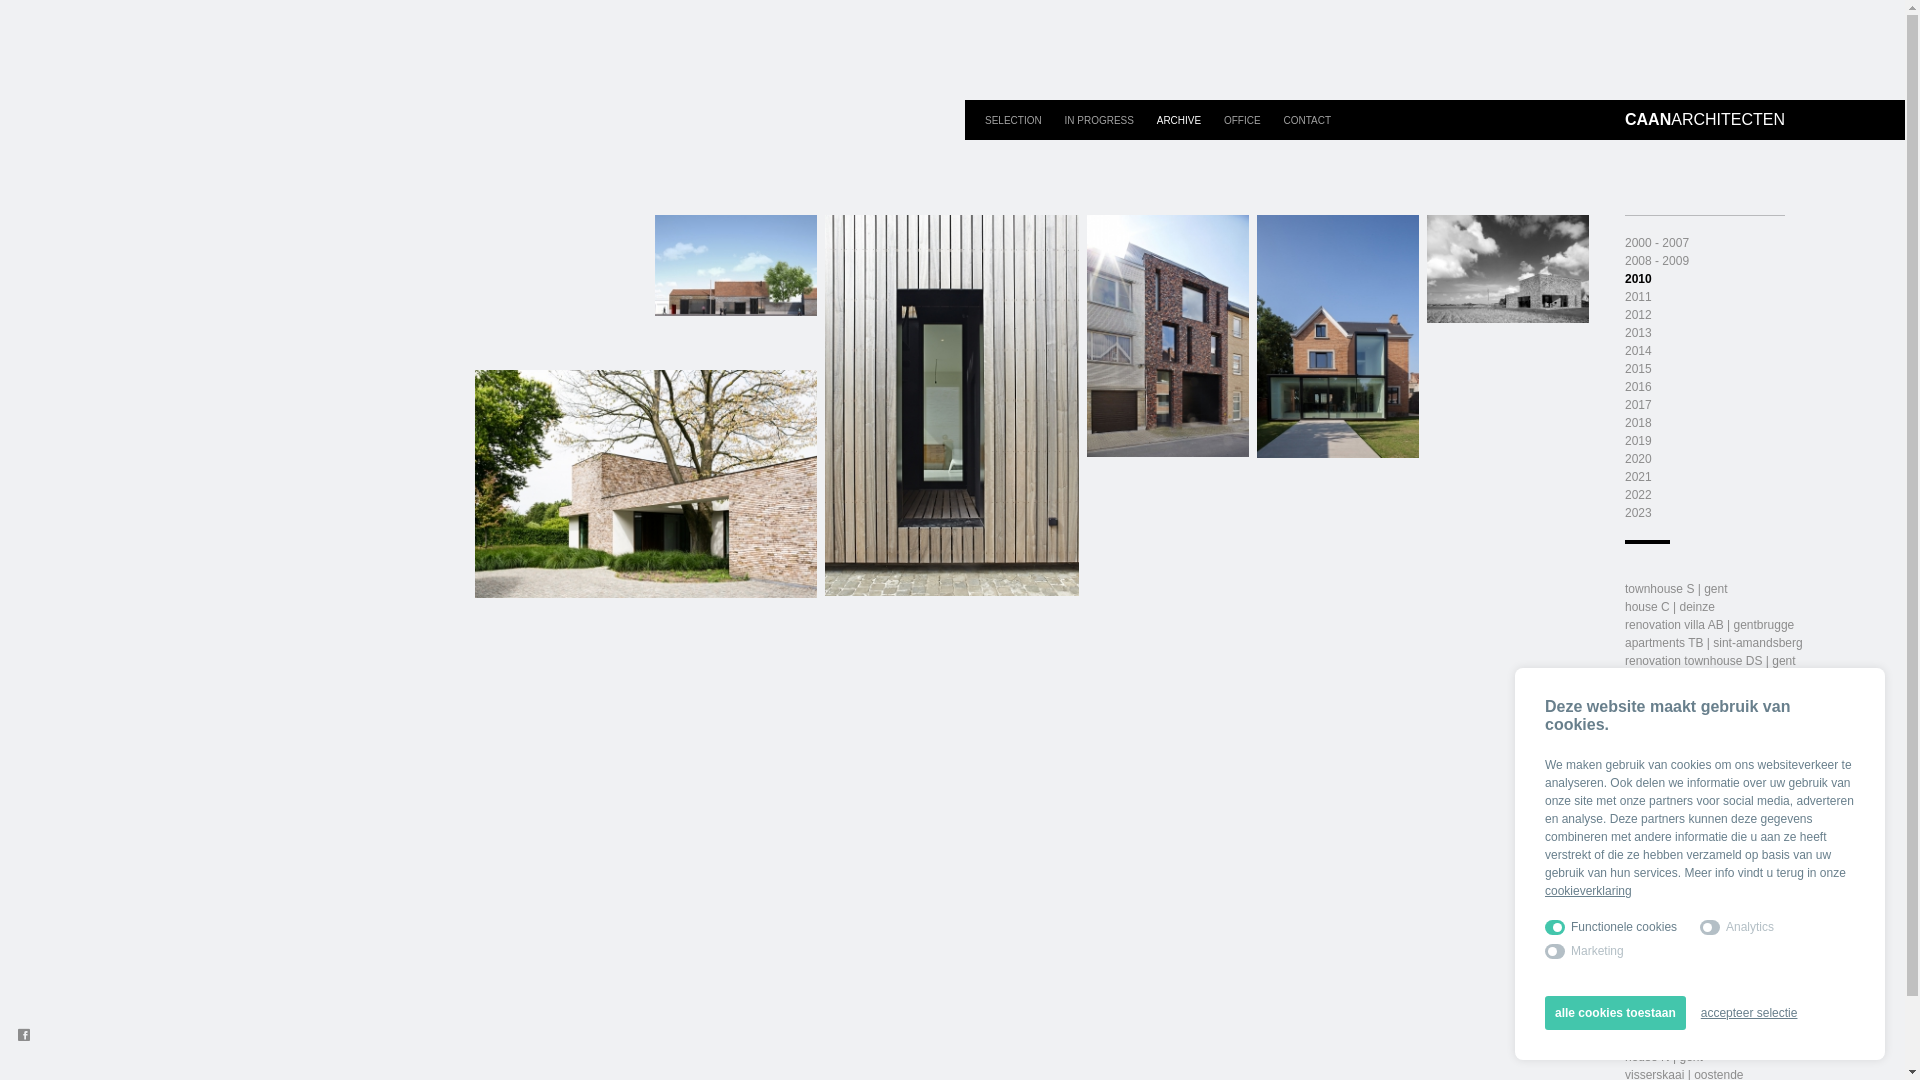 This screenshot has height=1080, width=1920. Describe the element at coordinates (1699, 1013) in the screenshot. I see `'accepteer selectie'` at that location.